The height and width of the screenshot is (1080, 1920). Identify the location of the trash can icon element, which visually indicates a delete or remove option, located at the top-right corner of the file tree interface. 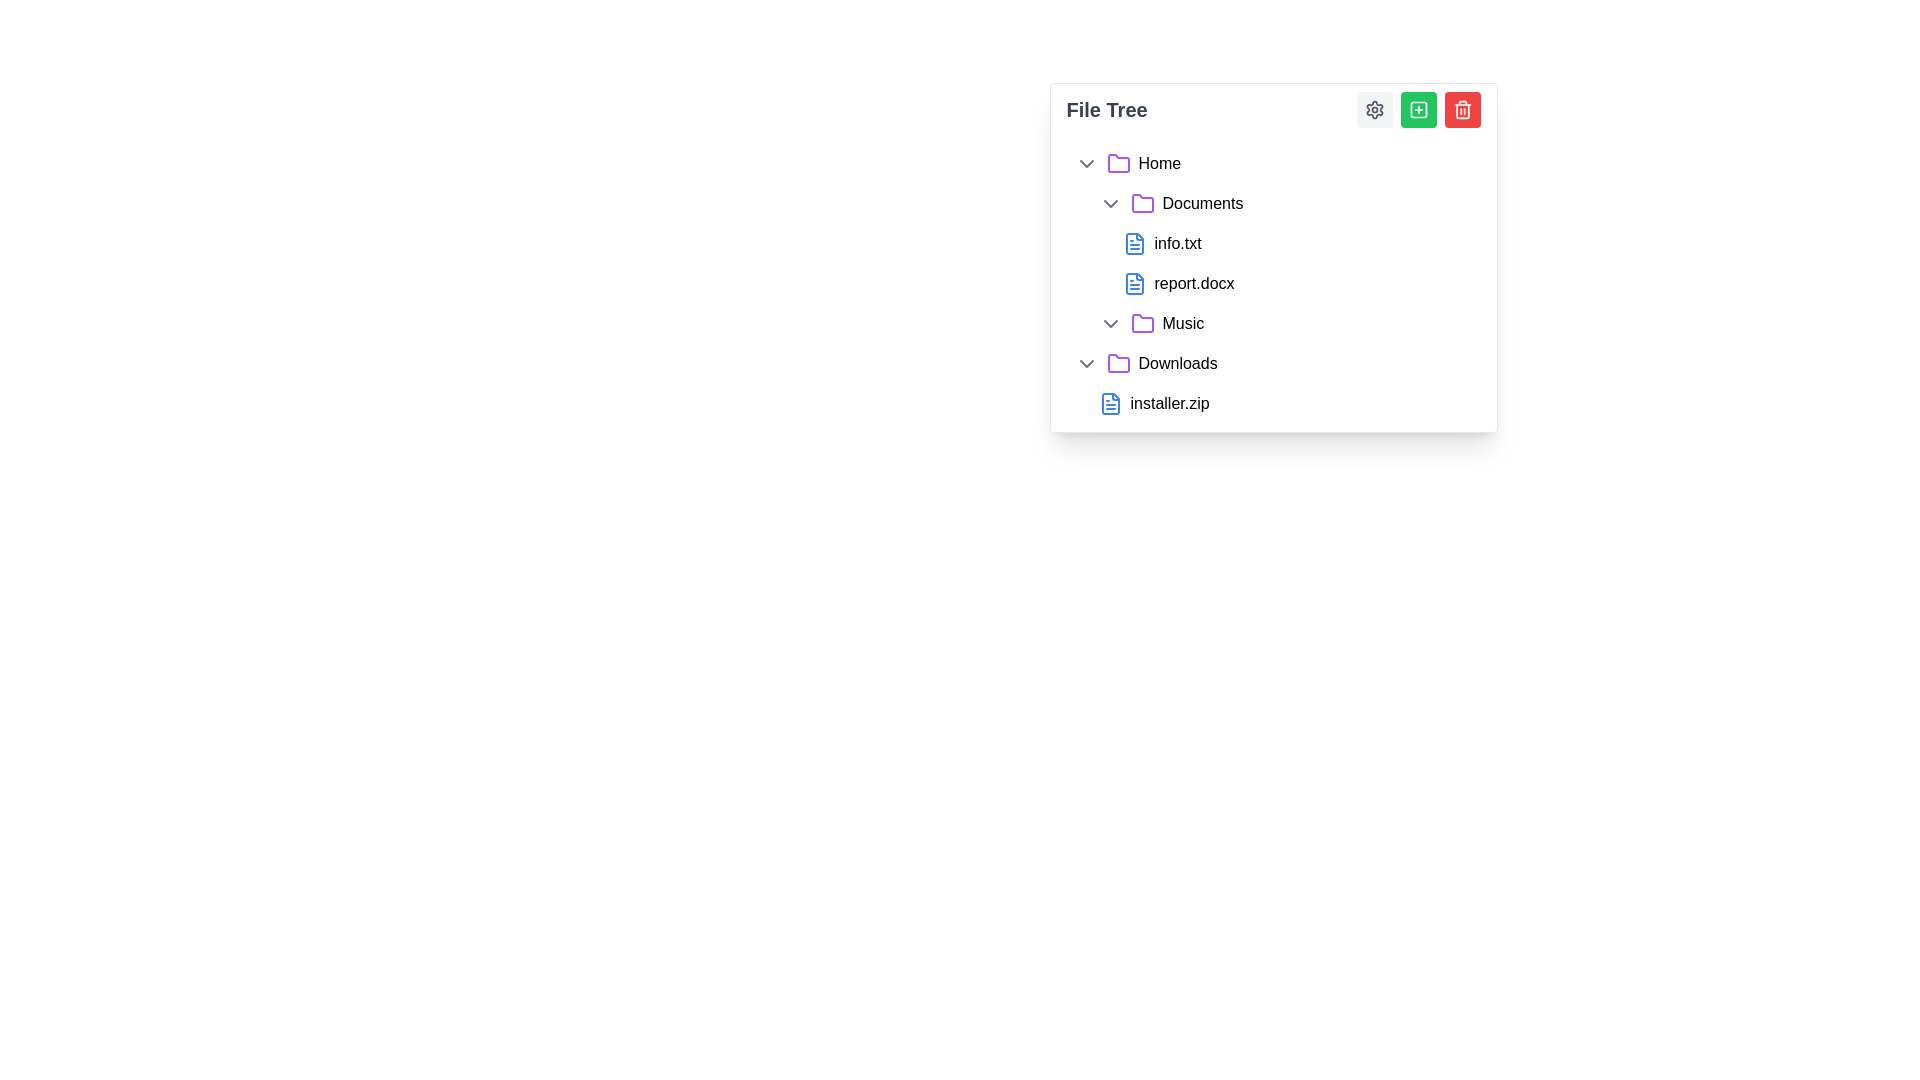
(1462, 111).